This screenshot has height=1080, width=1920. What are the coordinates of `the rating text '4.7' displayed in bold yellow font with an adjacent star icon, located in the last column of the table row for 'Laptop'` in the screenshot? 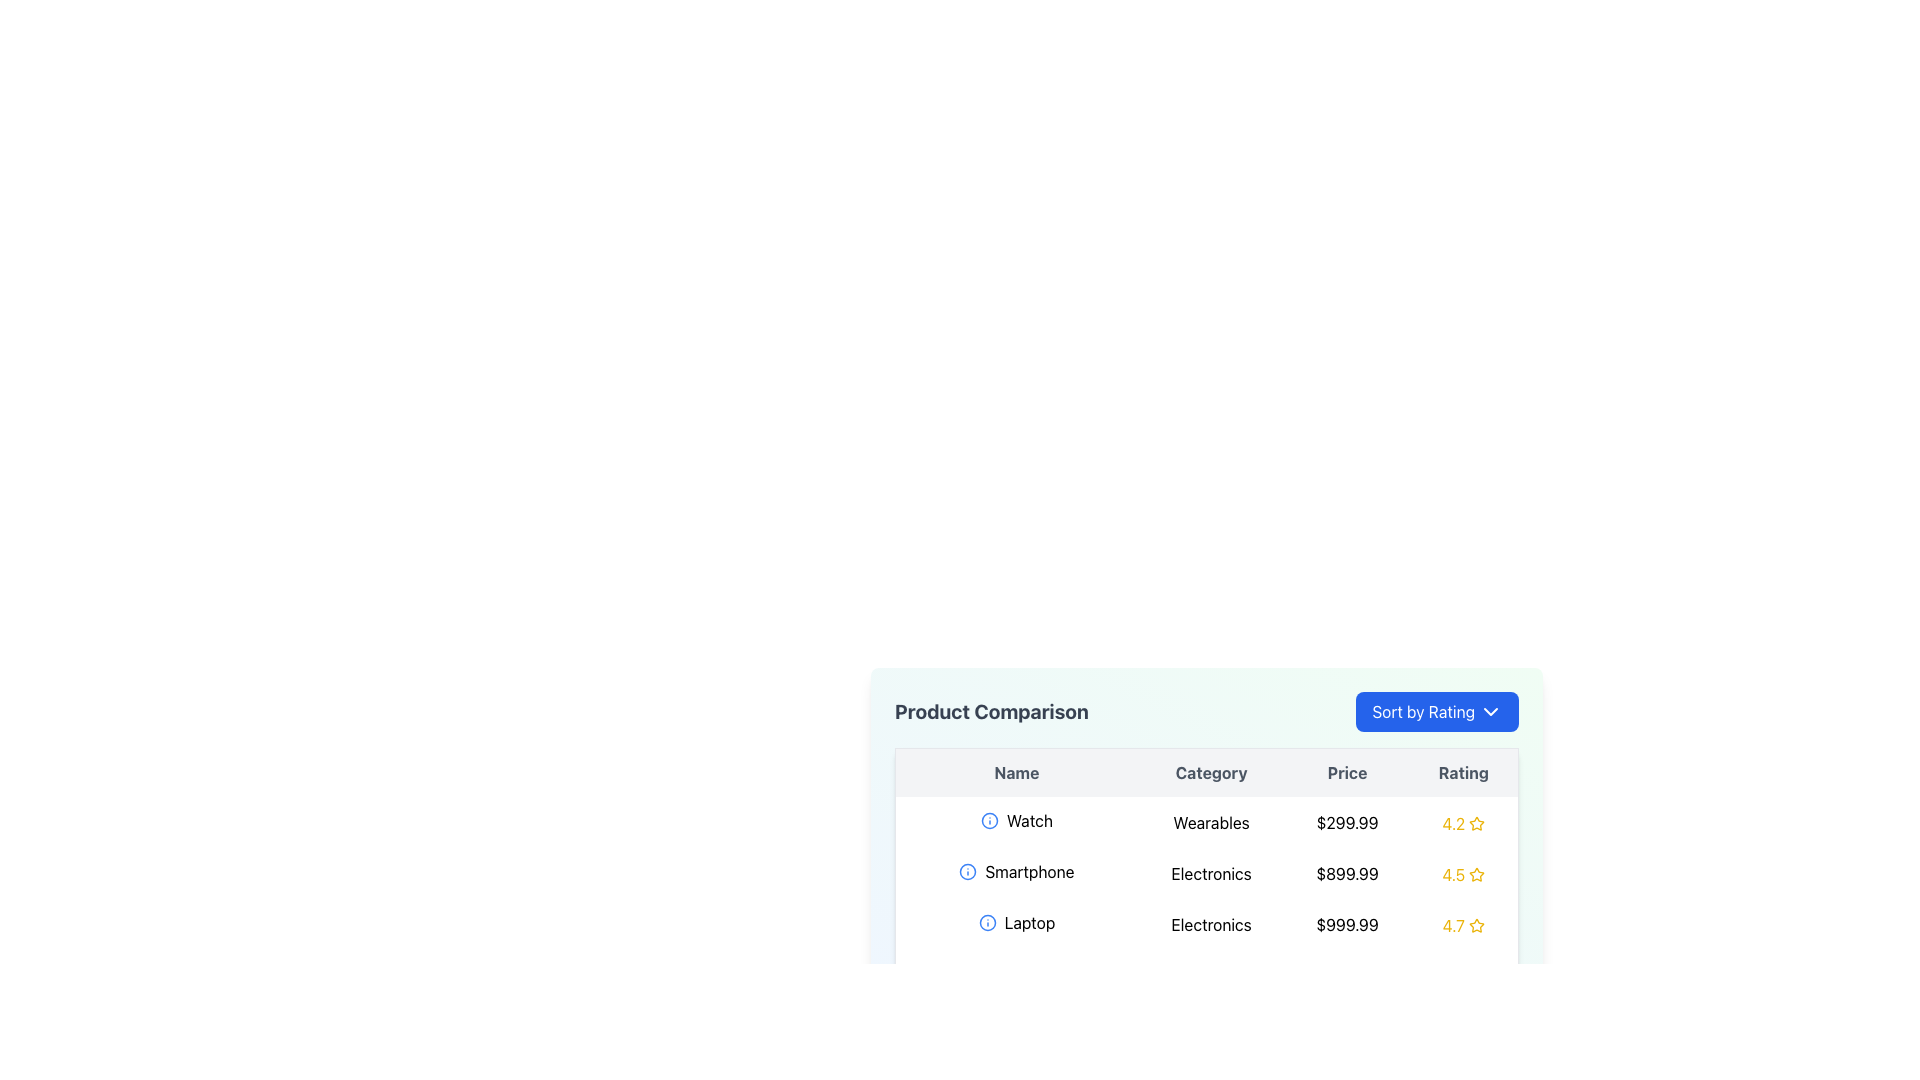 It's located at (1463, 925).